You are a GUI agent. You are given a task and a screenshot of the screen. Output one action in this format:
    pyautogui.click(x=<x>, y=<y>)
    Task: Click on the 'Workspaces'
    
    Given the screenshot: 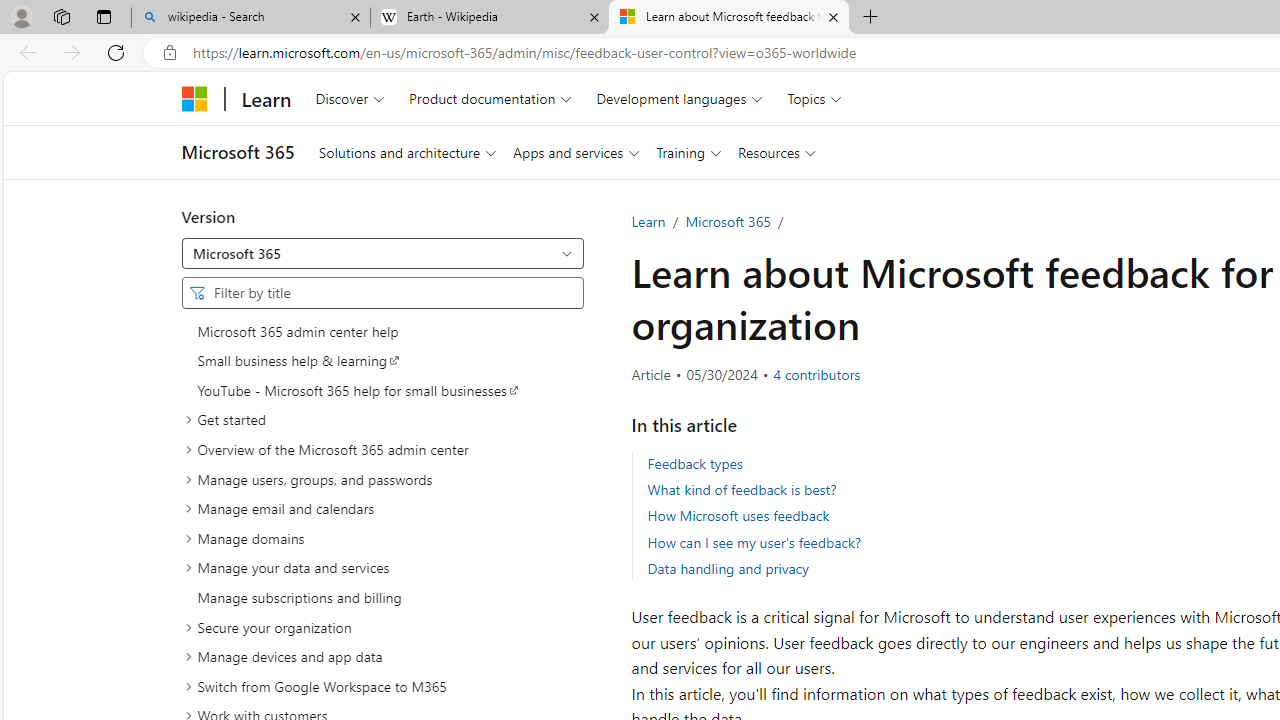 What is the action you would take?
    pyautogui.click(x=61, y=16)
    